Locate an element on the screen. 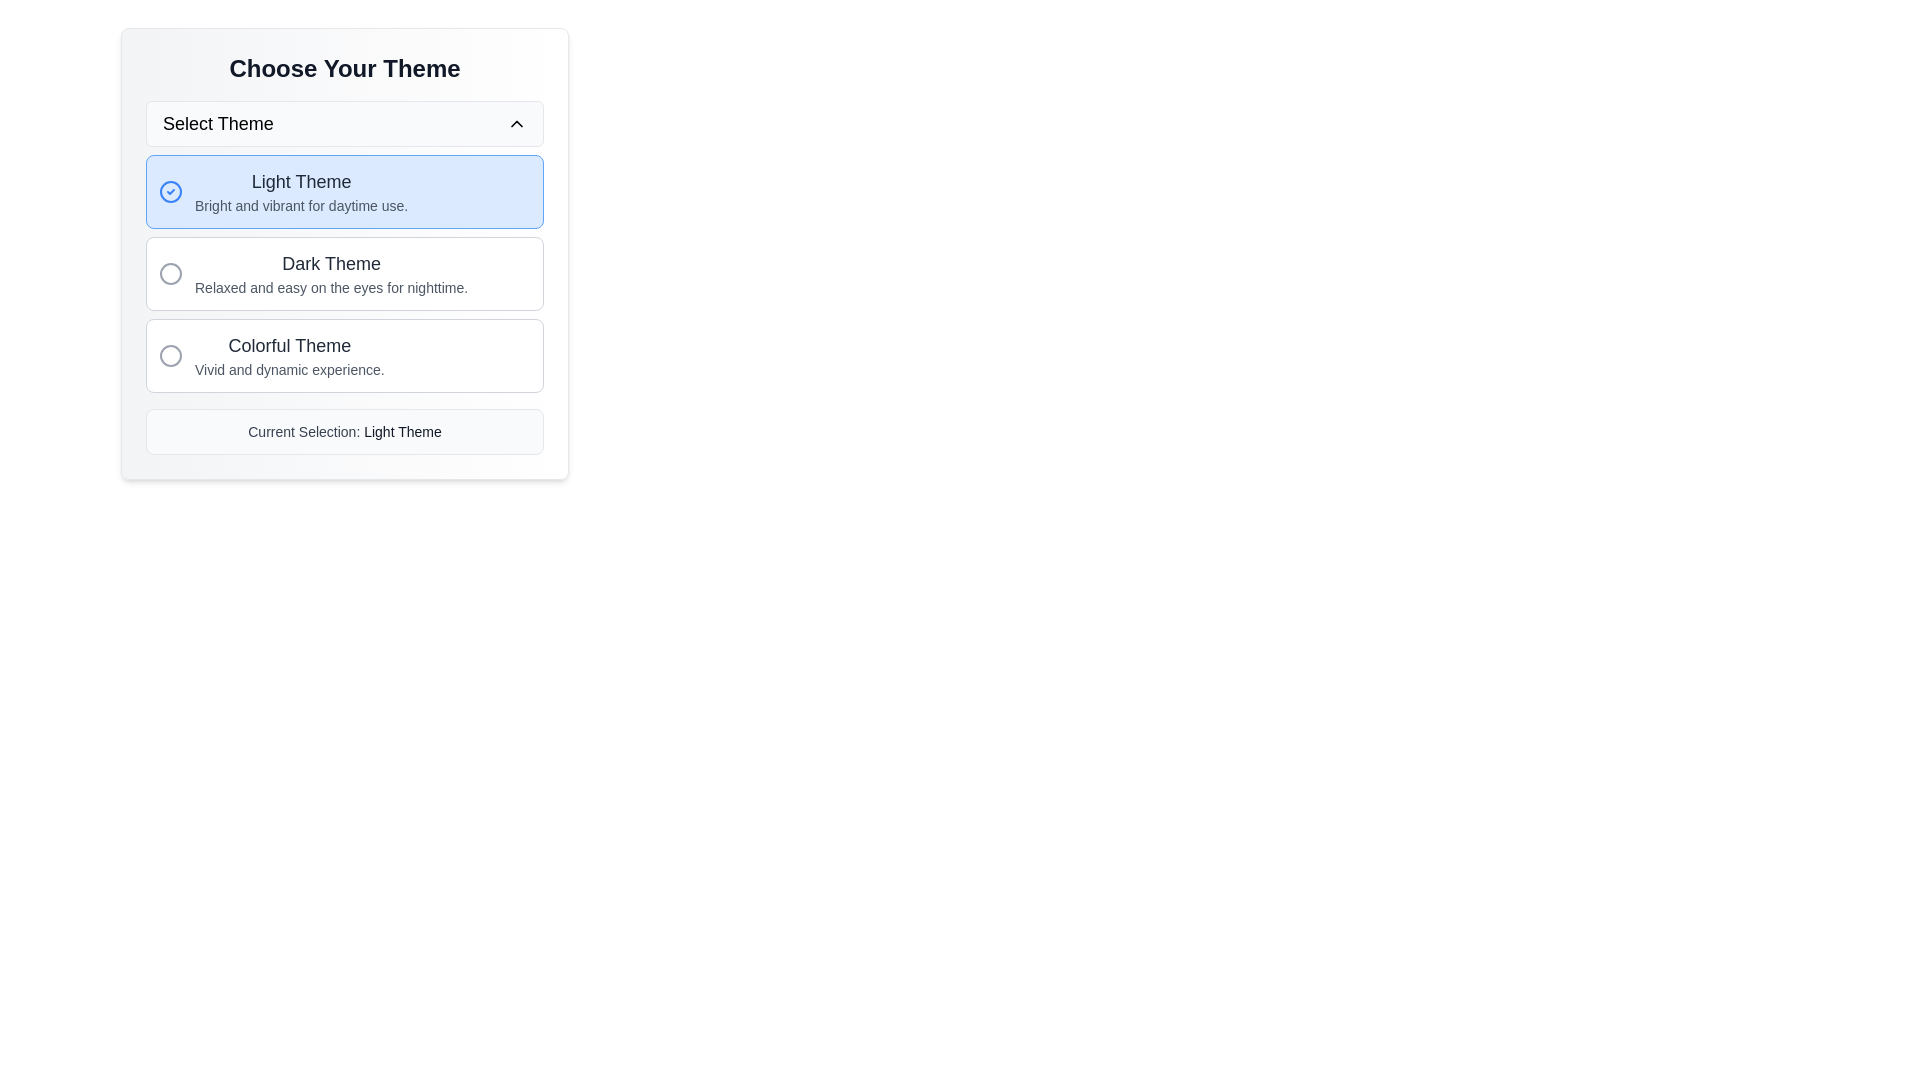 This screenshot has height=1080, width=1920. the center of the Radio button indicator (icon) is located at coordinates (171, 273).